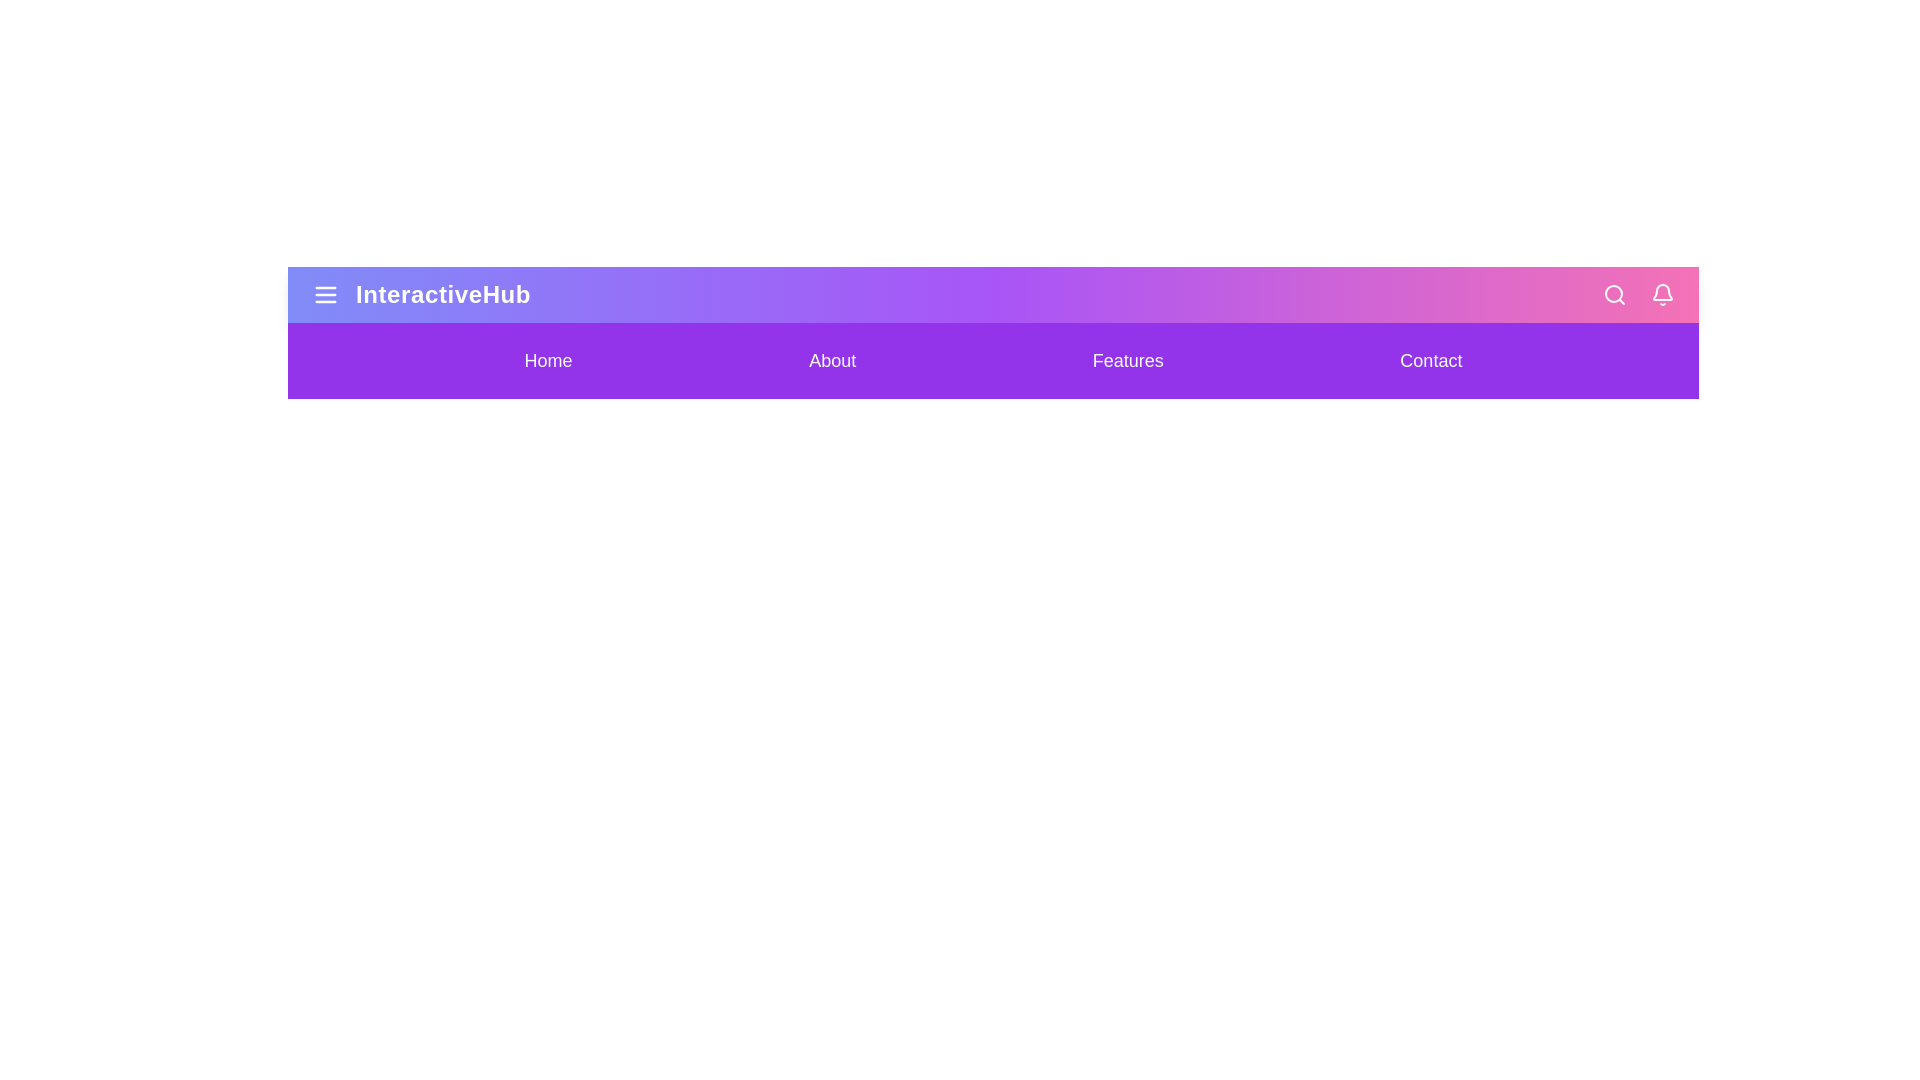 The height and width of the screenshot is (1080, 1920). Describe the element at coordinates (1614, 294) in the screenshot. I see `the search icon to initiate a search action` at that location.